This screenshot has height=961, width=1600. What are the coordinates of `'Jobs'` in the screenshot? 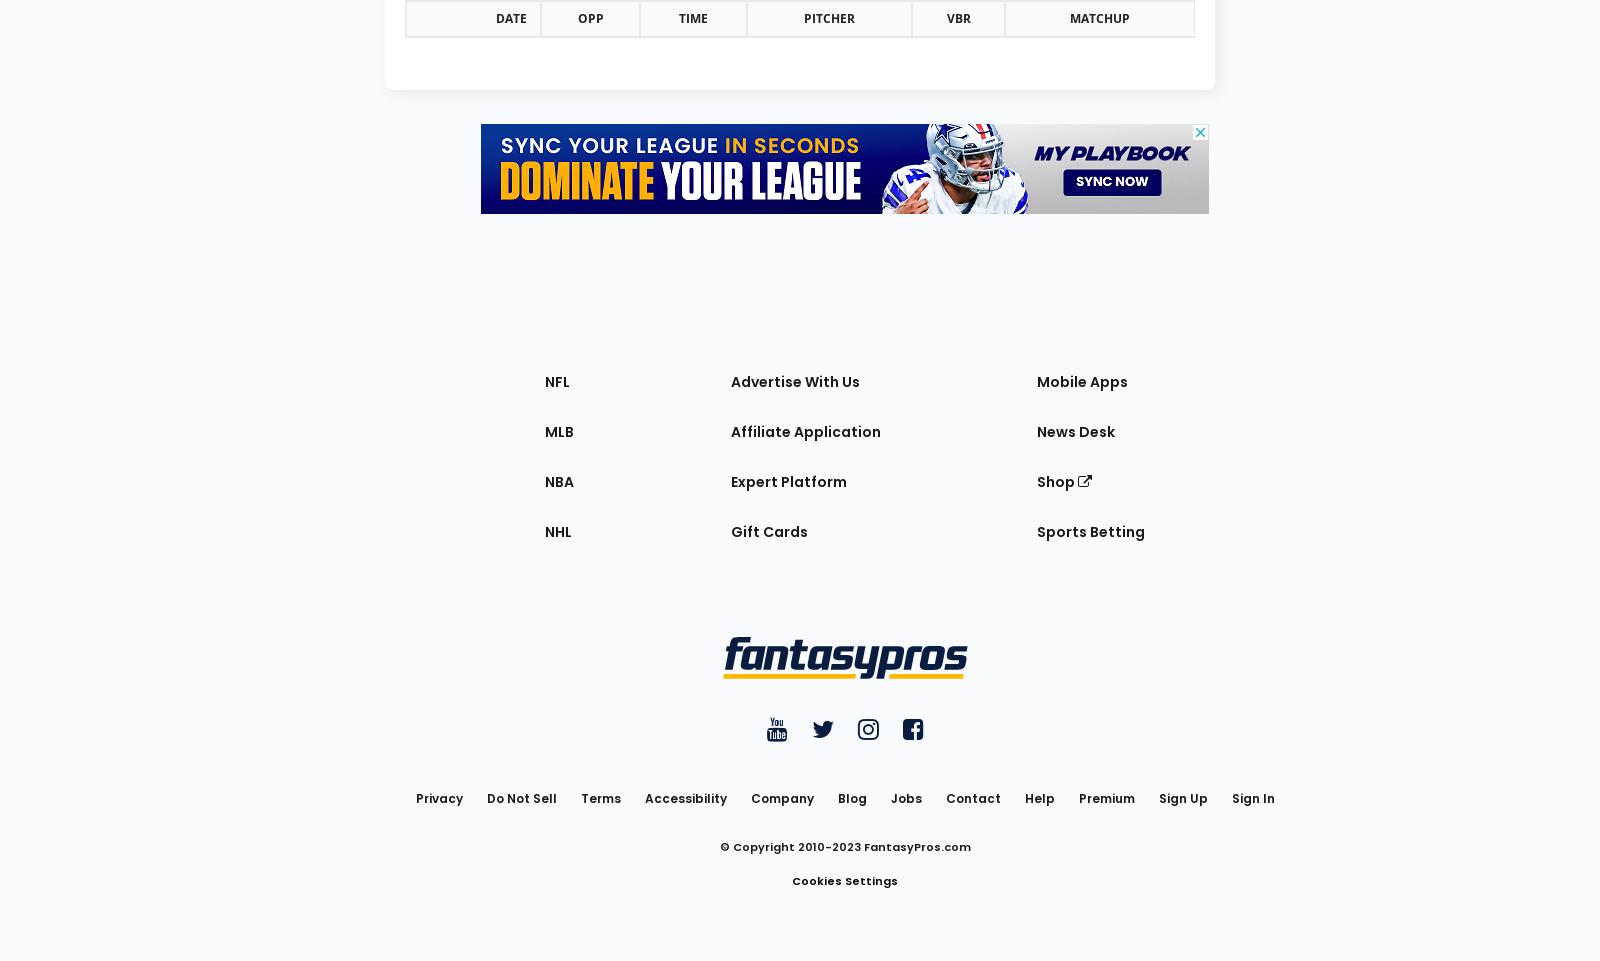 It's located at (889, 796).